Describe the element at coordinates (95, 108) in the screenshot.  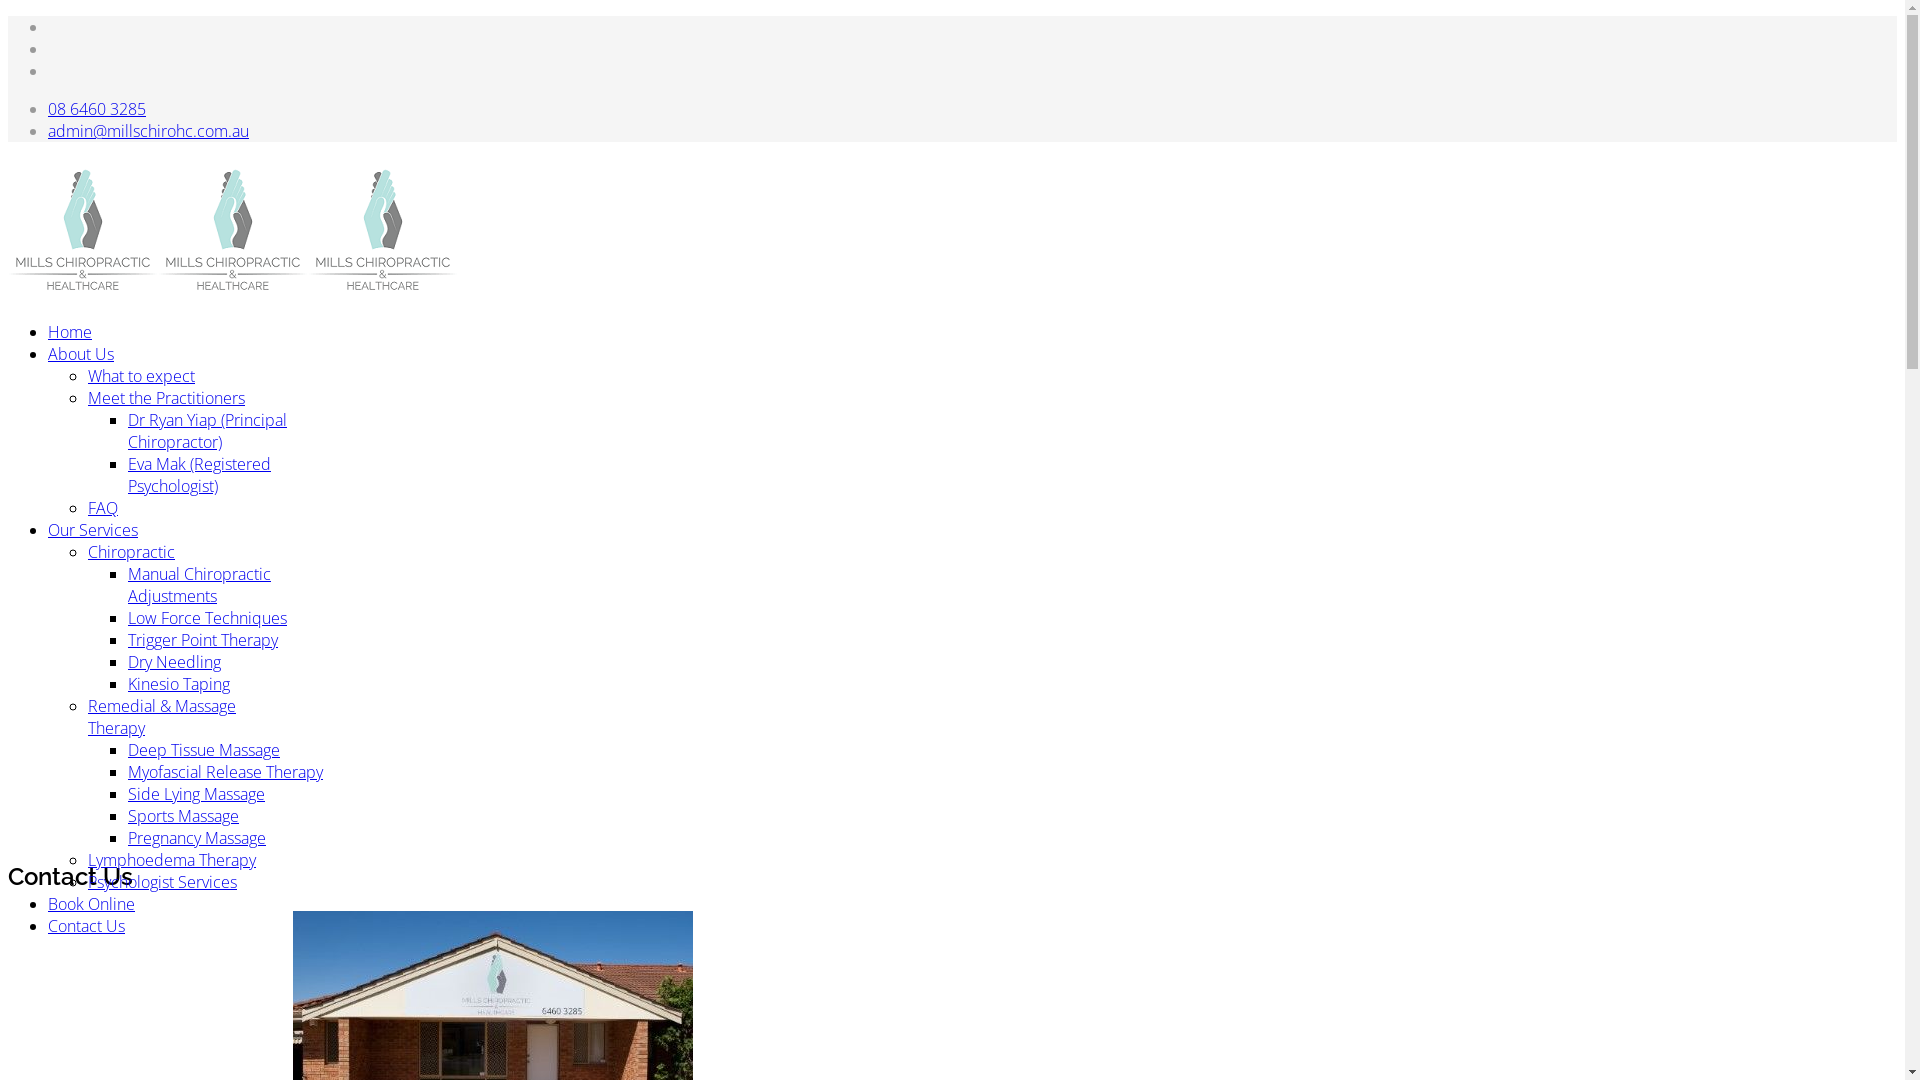
I see `'08 6460 3285'` at that location.